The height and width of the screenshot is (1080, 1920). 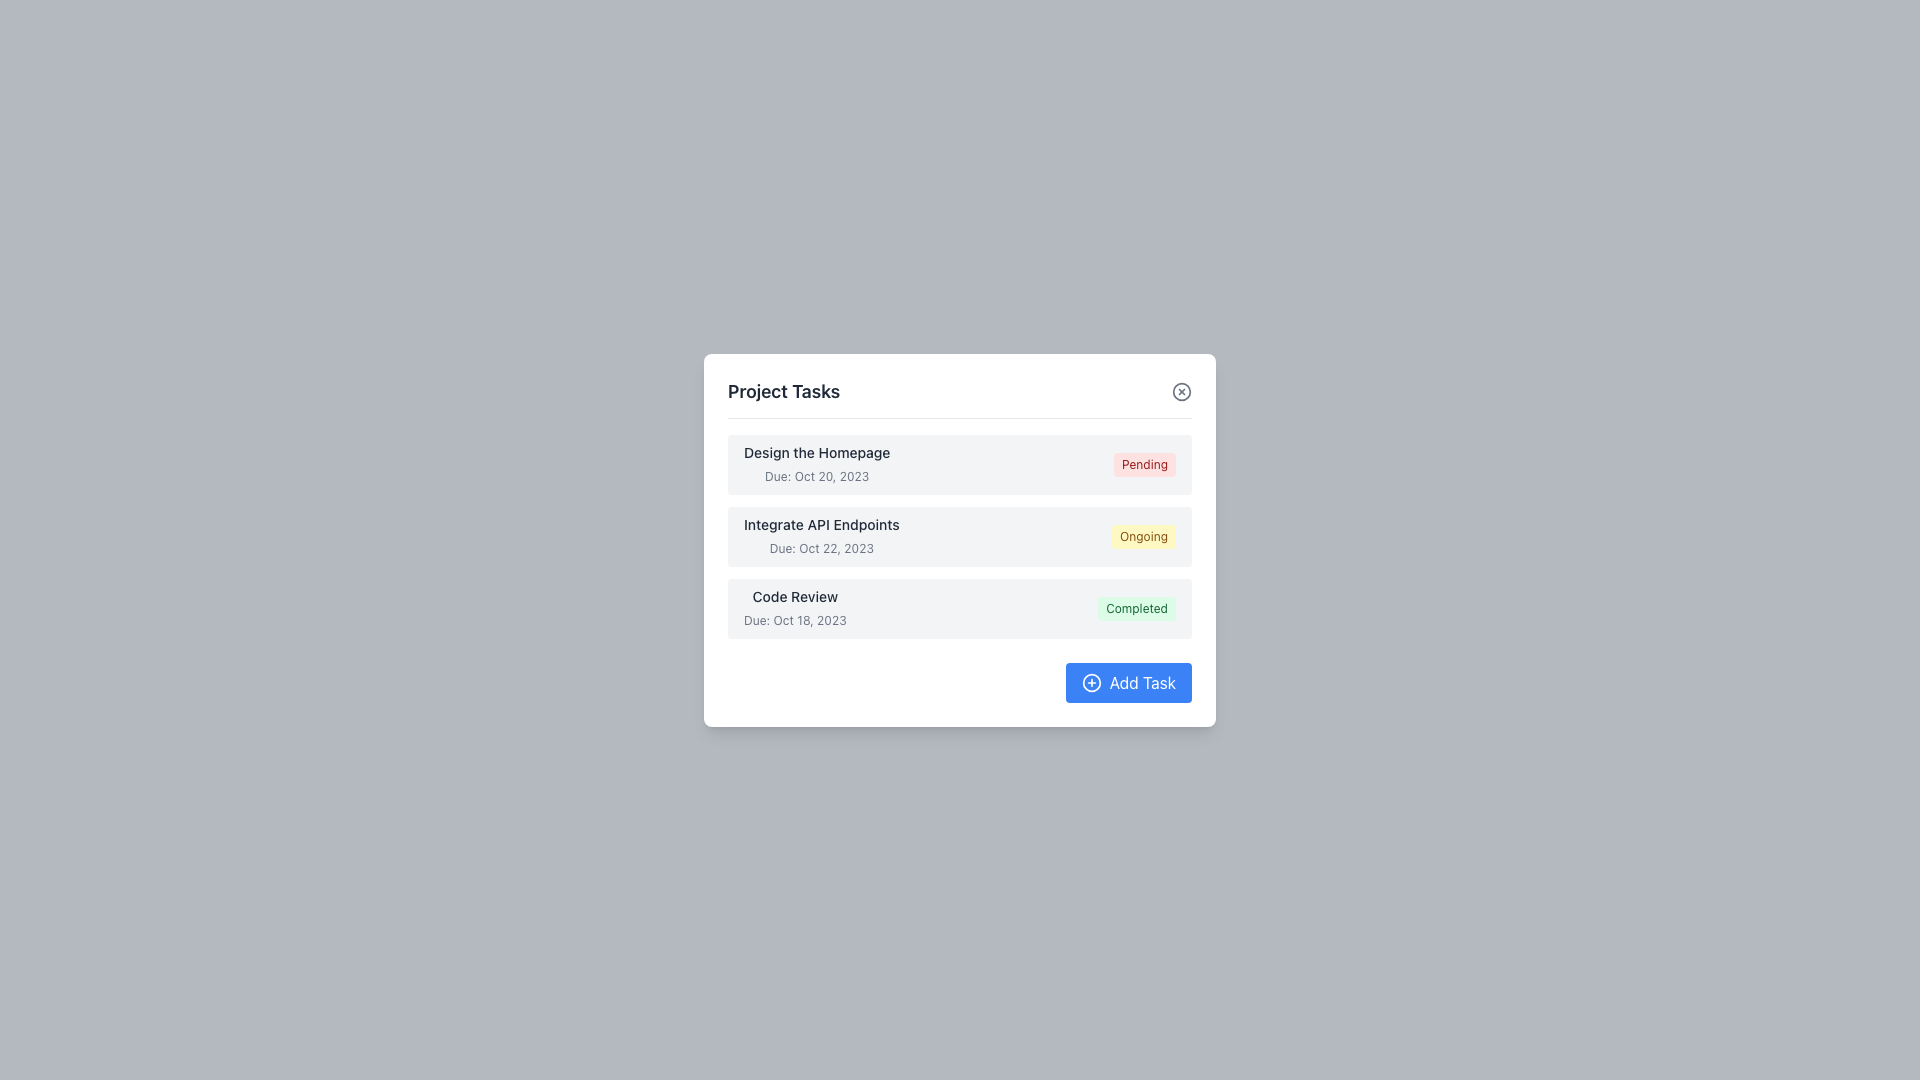 What do you see at coordinates (817, 464) in the screenshot?
I see `text displayed in the task area that shows 'Design the Homepage' and its due date 'Due: Oct 20, 2023', located in the first row of the task list within the task manager interface` at bounding box center [817, 464].